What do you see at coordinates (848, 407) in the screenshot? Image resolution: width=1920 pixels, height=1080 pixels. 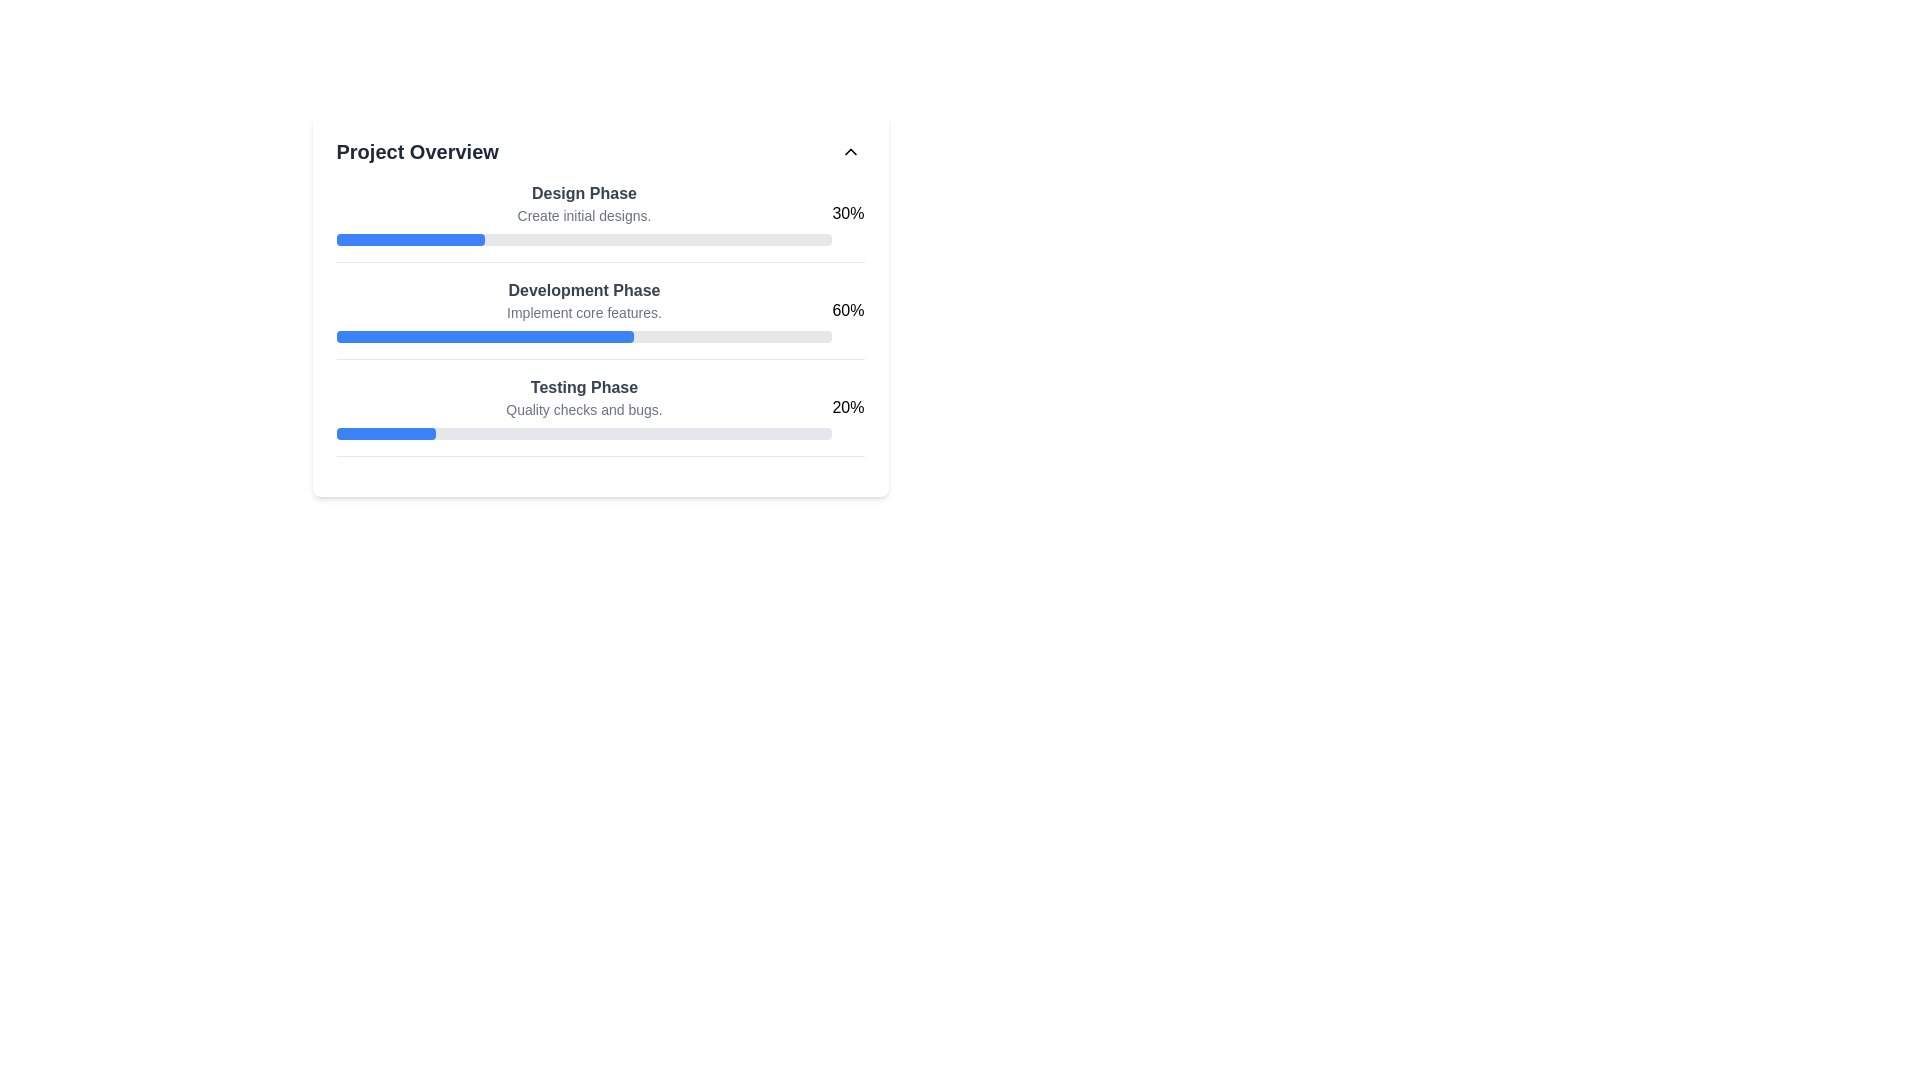 I see `the progress indicator Text Label for the 'Testing Phase' in the Project Overview interface, which is aligned to the right of 'Testing Phase' and 'Quality checks and bugs.'` at bounding box center [848, 407].